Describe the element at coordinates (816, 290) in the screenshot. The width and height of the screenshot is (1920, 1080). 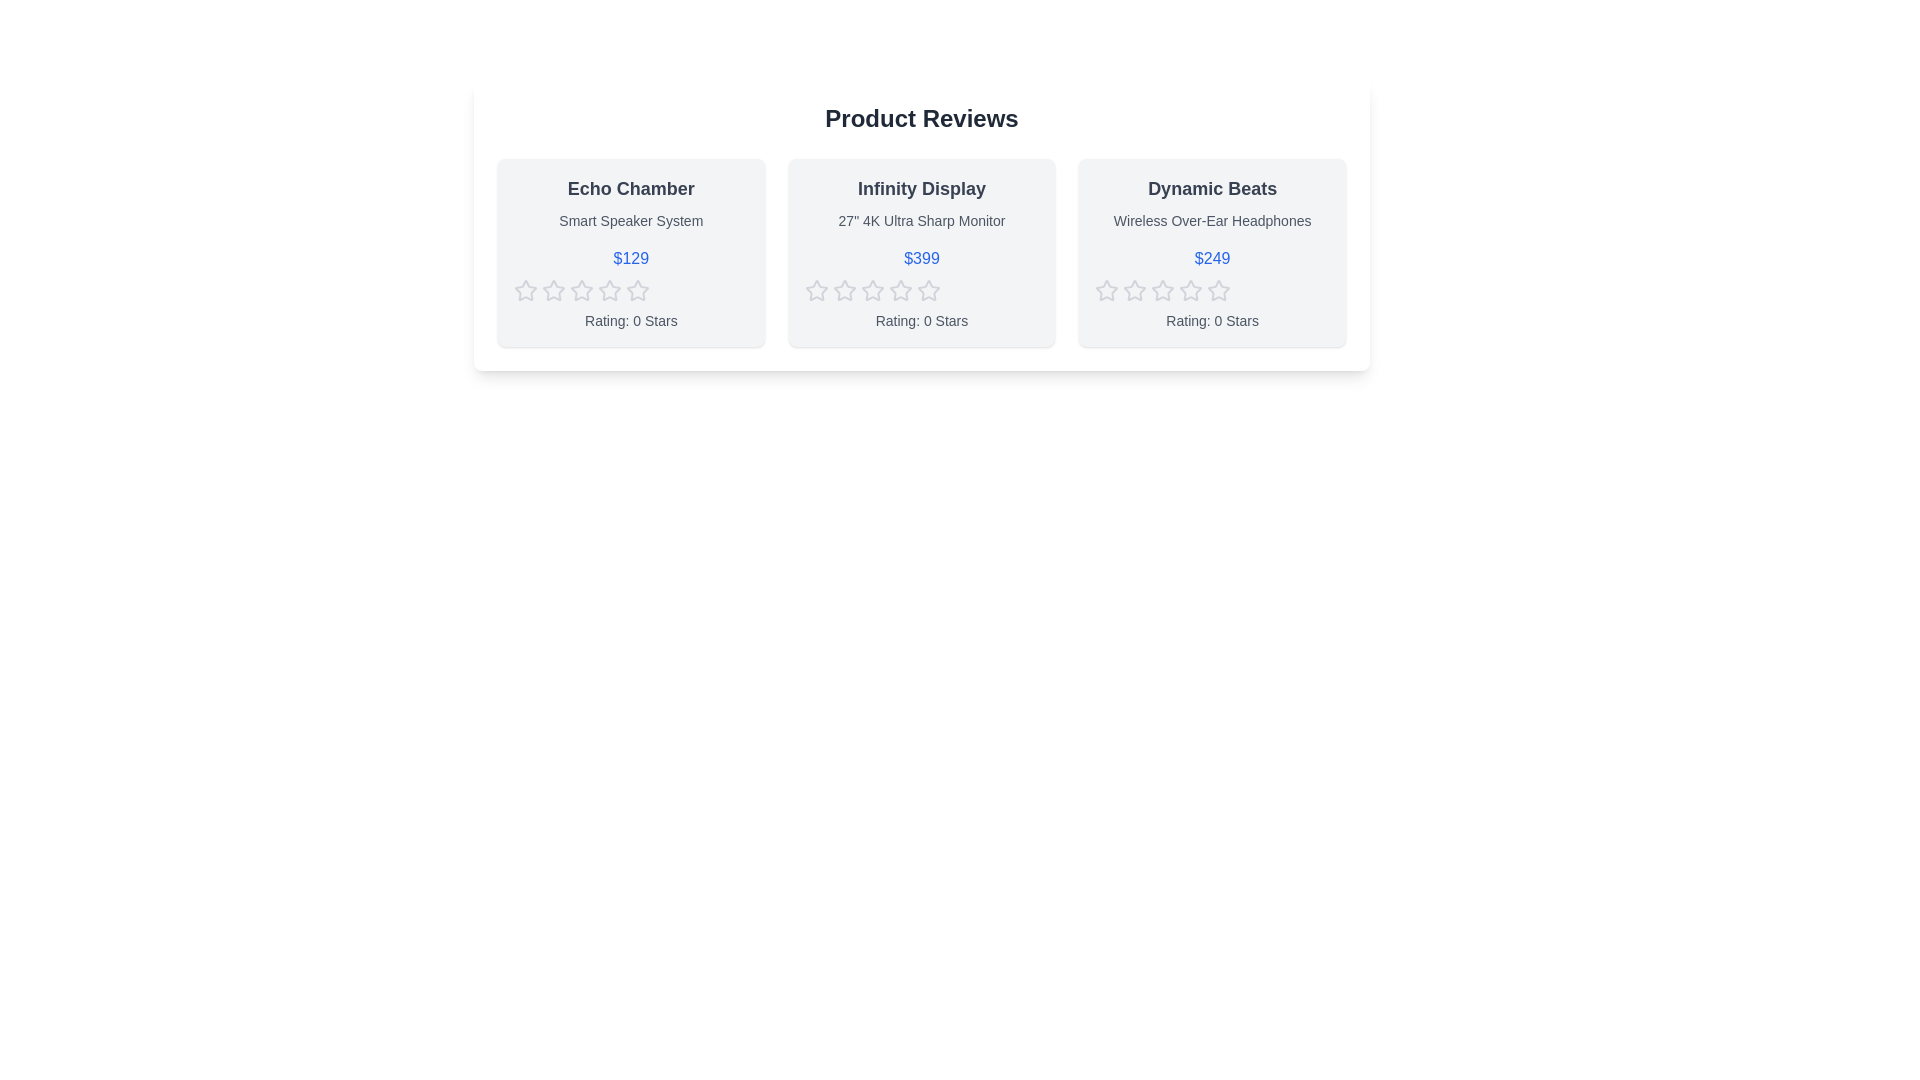
I see `the first star-shaped icon in the rating component for 'Infinity Display' to rate the product` at that location.